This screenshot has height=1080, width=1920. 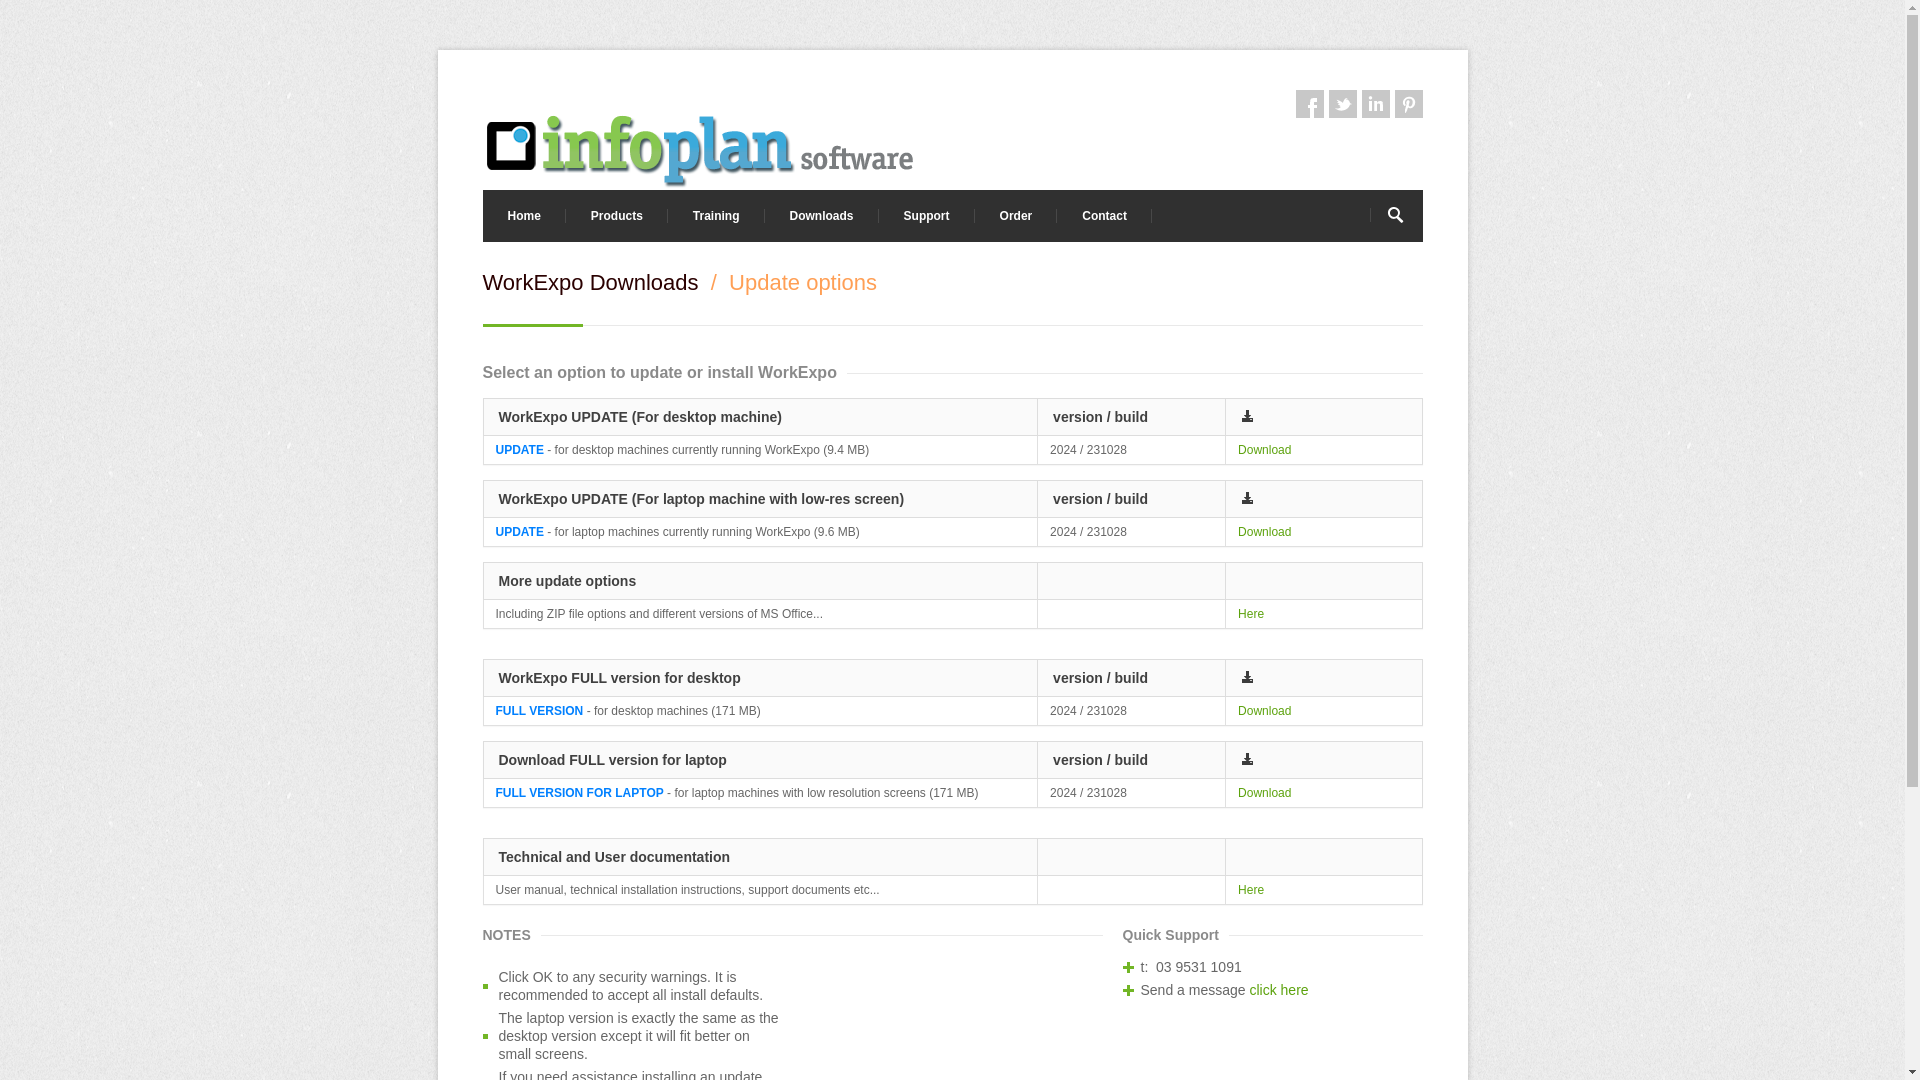 What do you see at coordinates (1016, 216) in the screenshot?
I see `'Order'` at bounding box center [1016, 216].